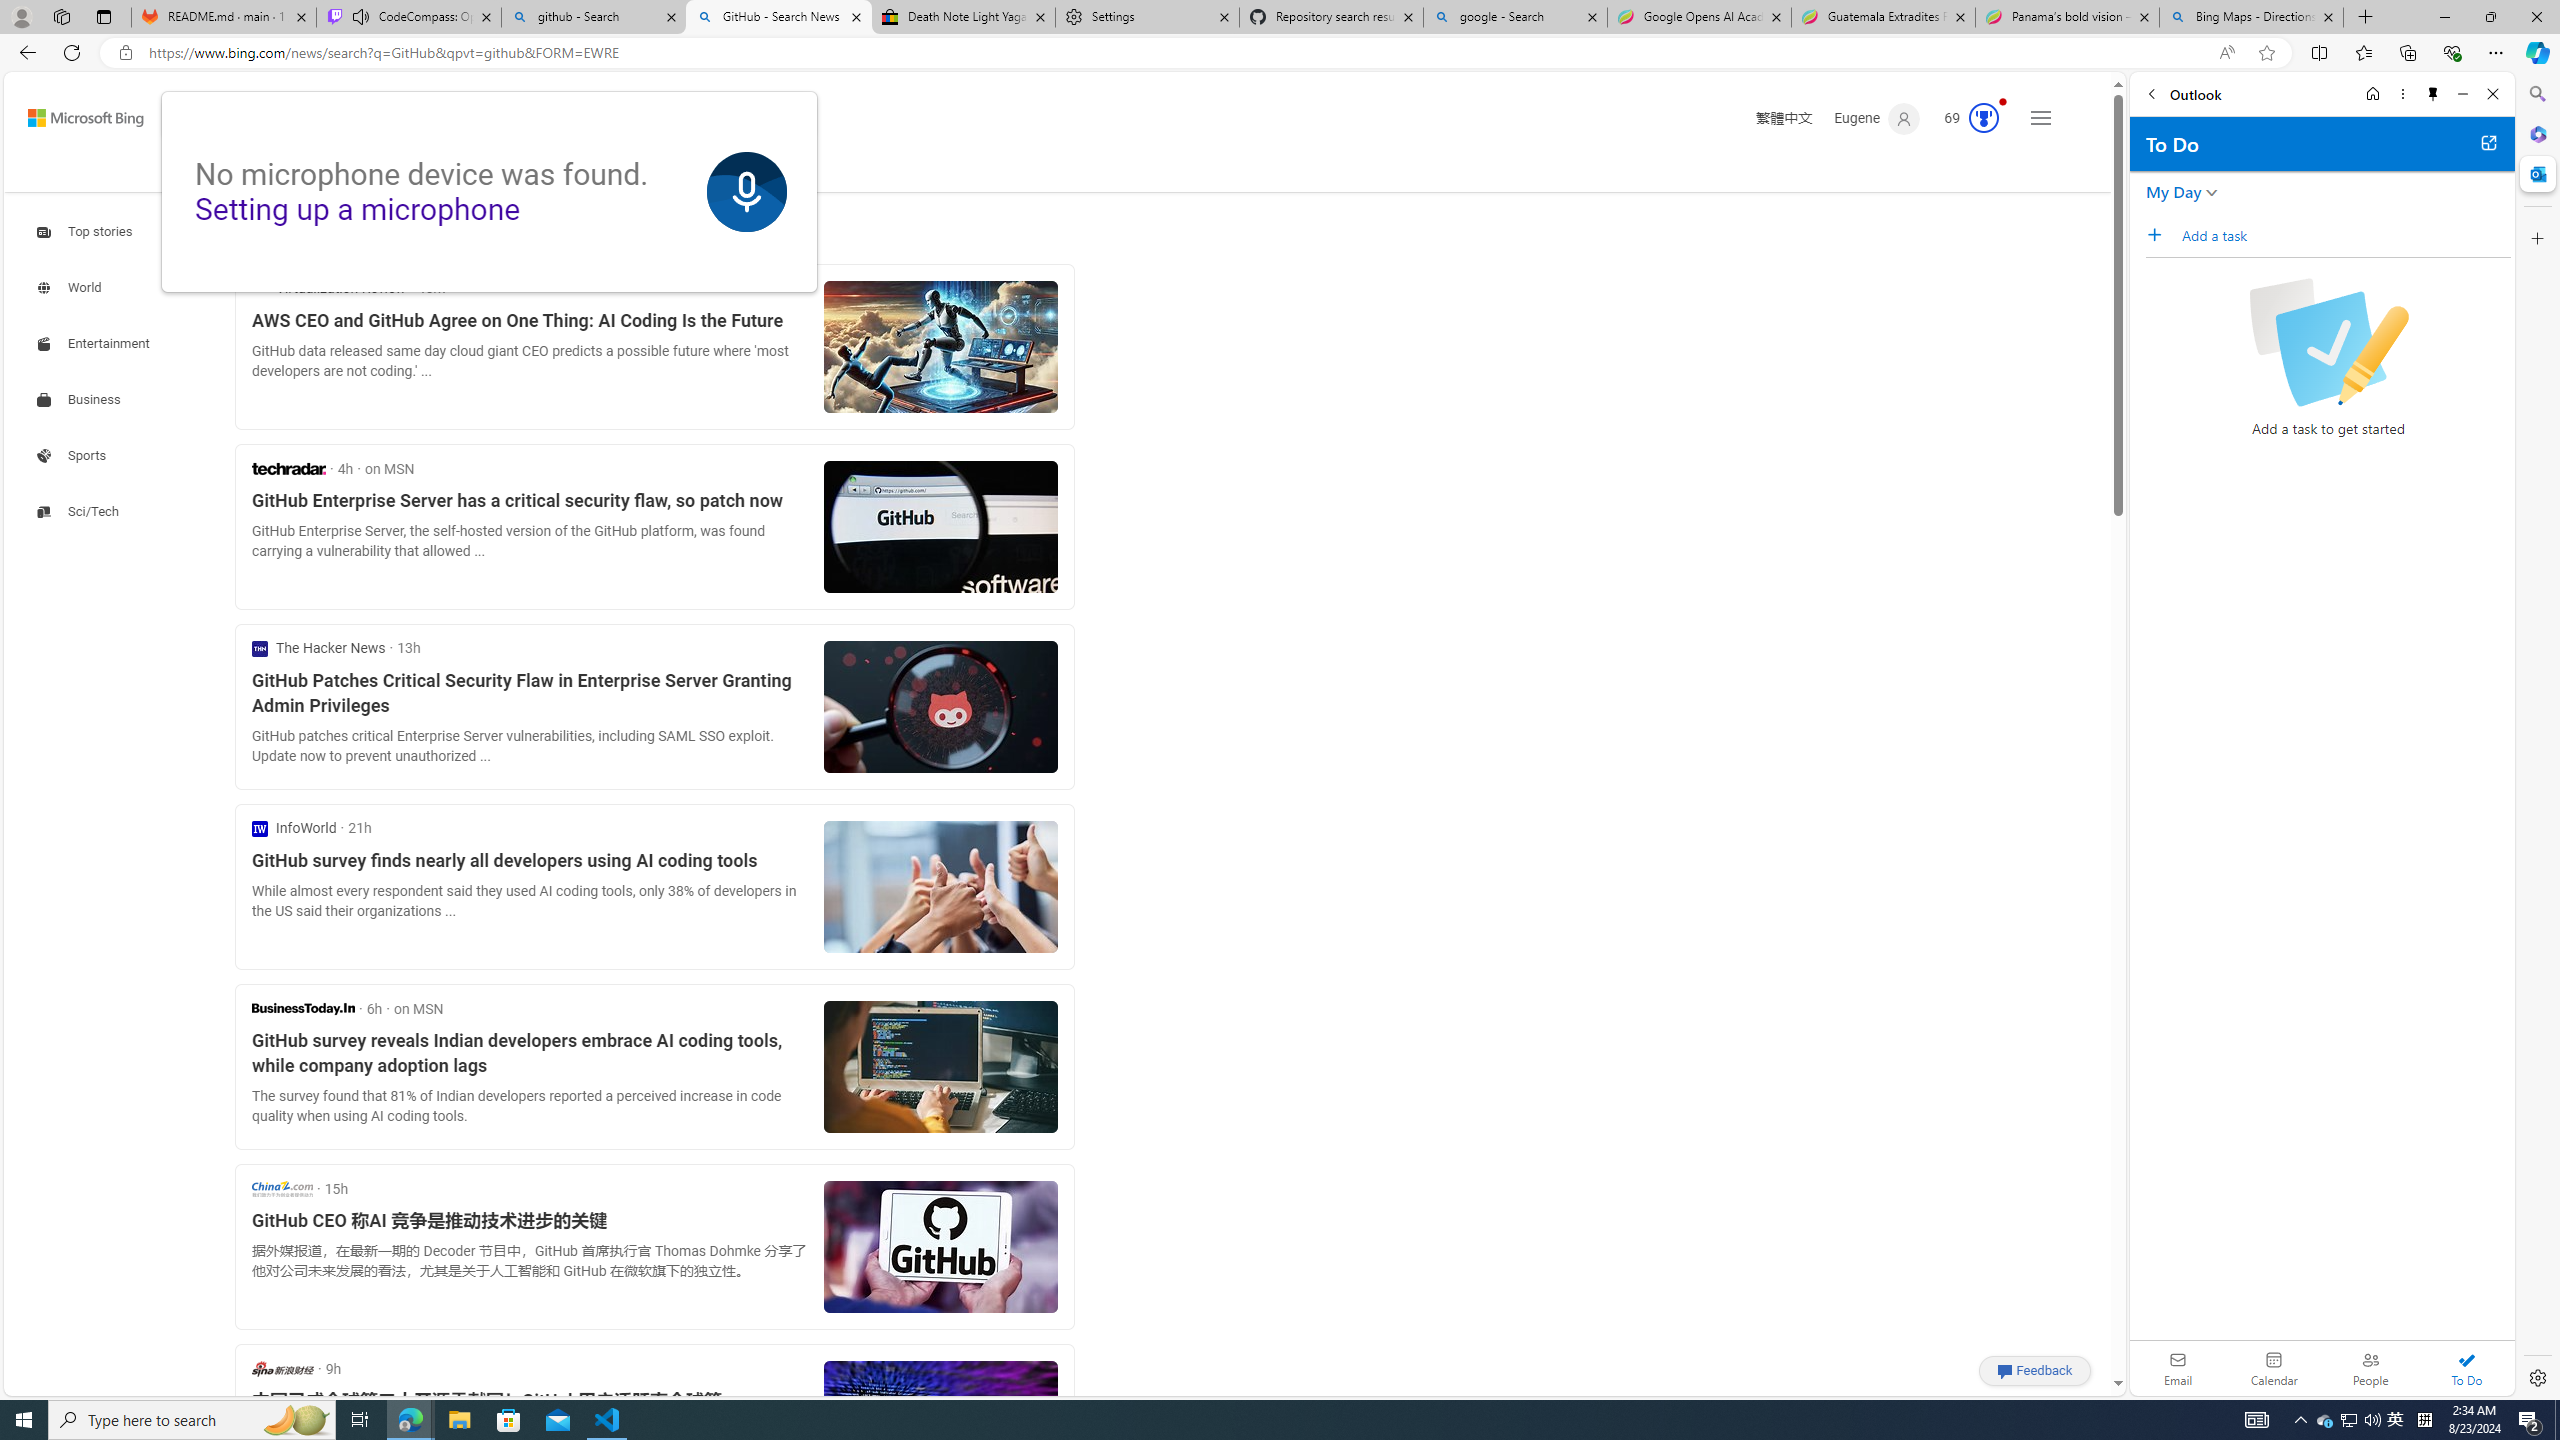  Describe the element at coordinates (2466, 1367) in the screenshot. I see `'To Do'` at that location.